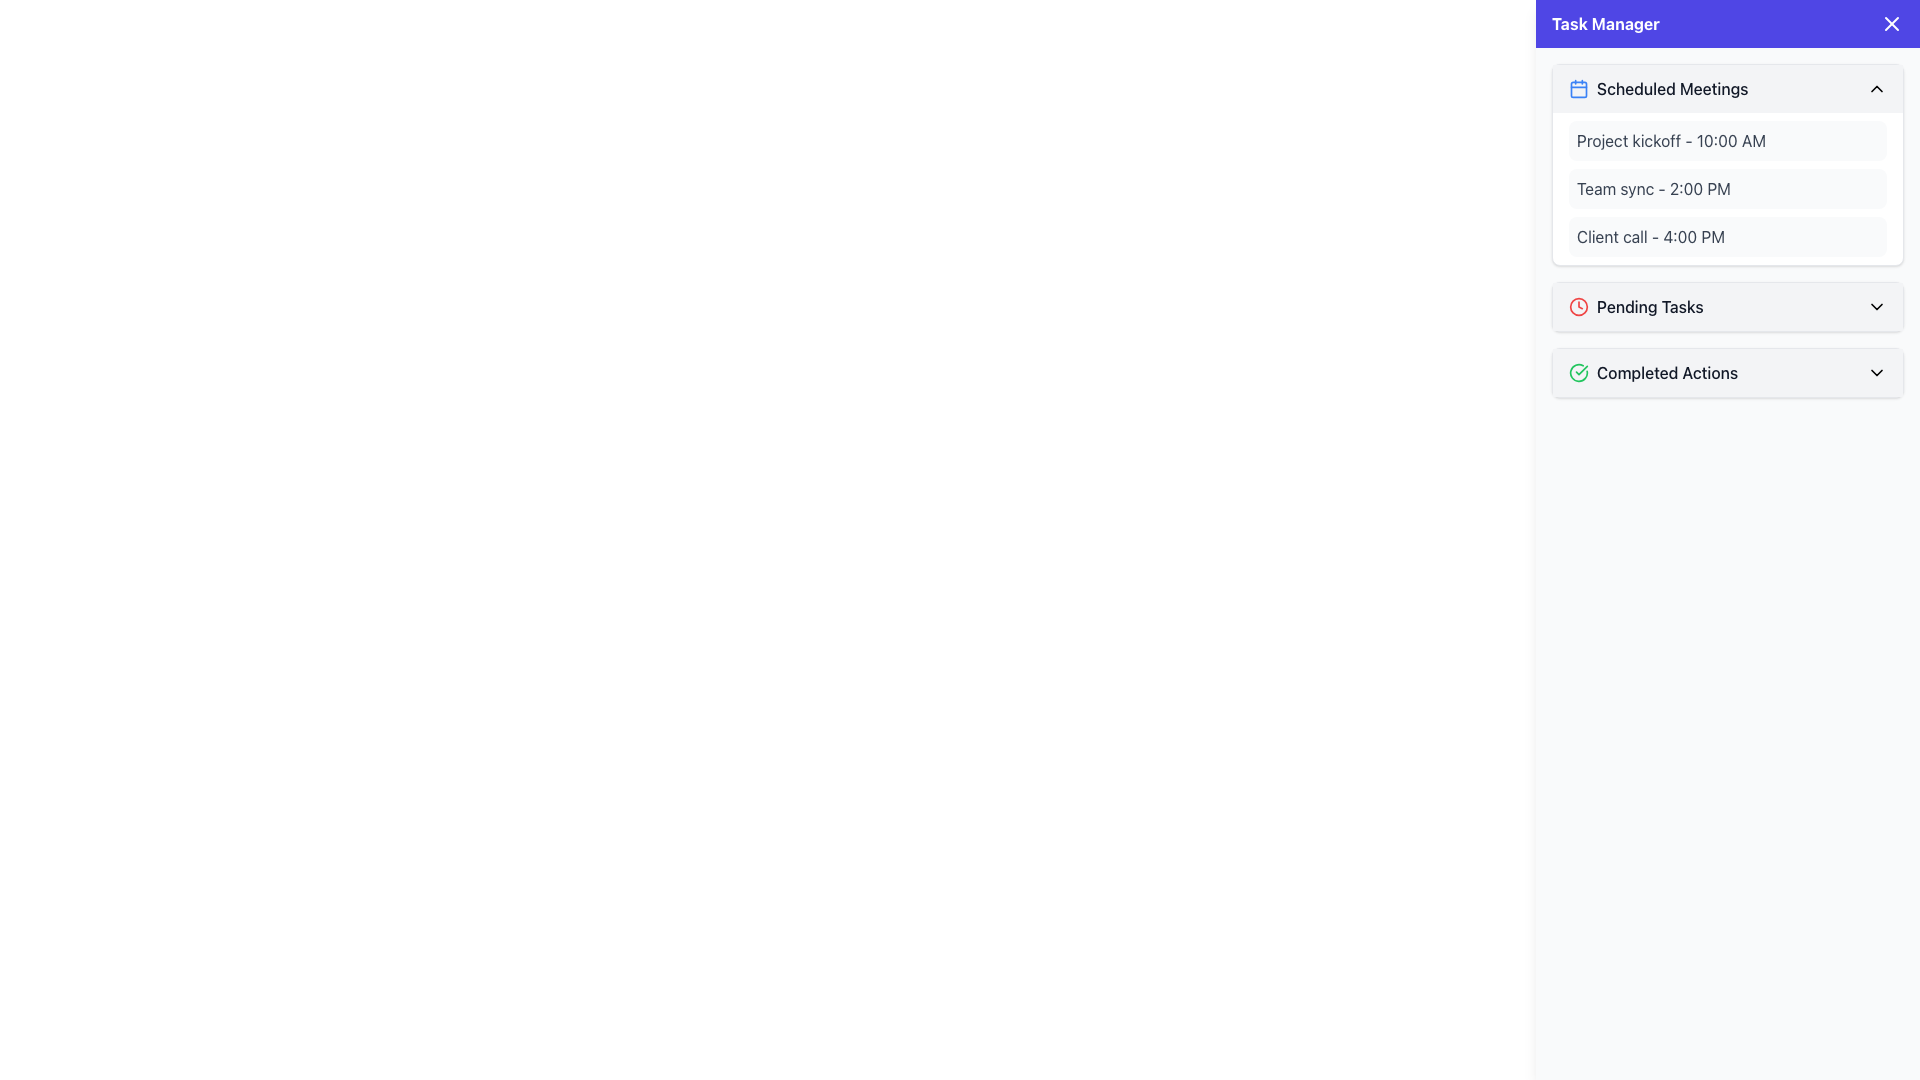 Image resolution: width=1920 pixels, height=1080 pixels. What do you see at coordinates (1578, 87) in the screenshot?
I see `the blue calendar icon located to the left of the text 'Scheduled Meetings' in the Task Manager interface` at bounding box center [1578, 87].